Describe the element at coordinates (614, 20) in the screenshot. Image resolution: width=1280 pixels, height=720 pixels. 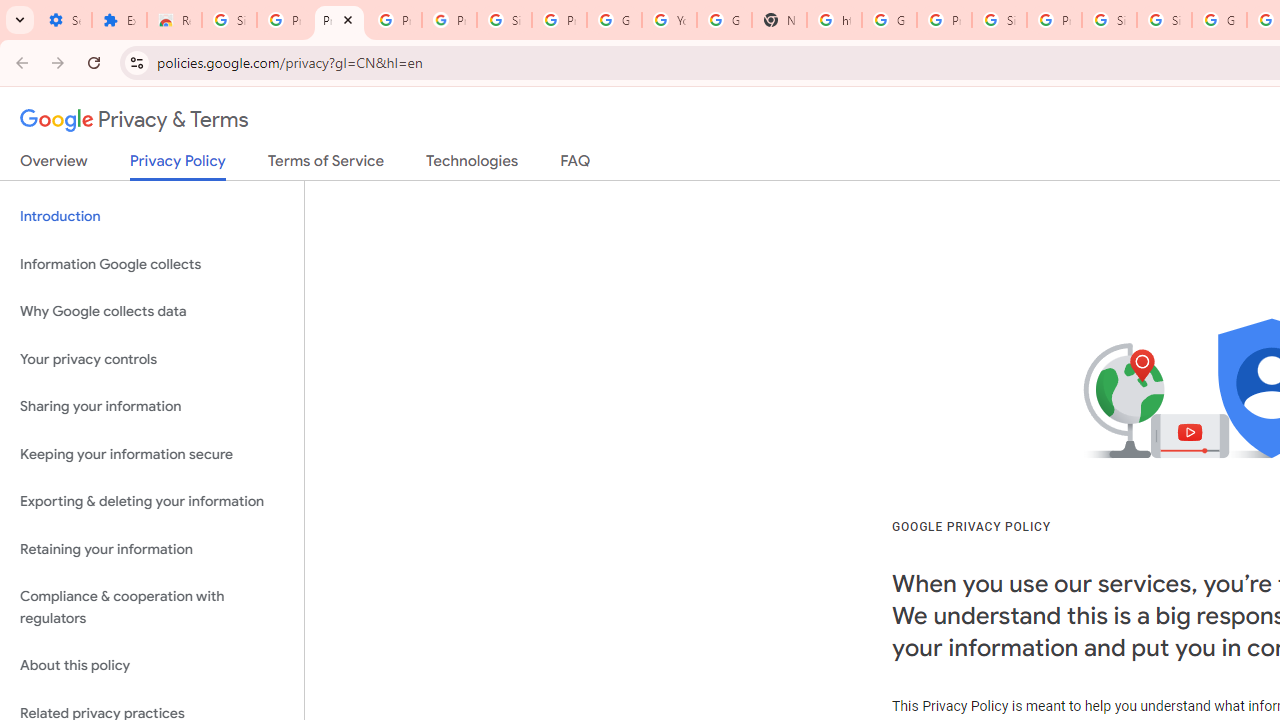
I see `'Google Account'` at that location.